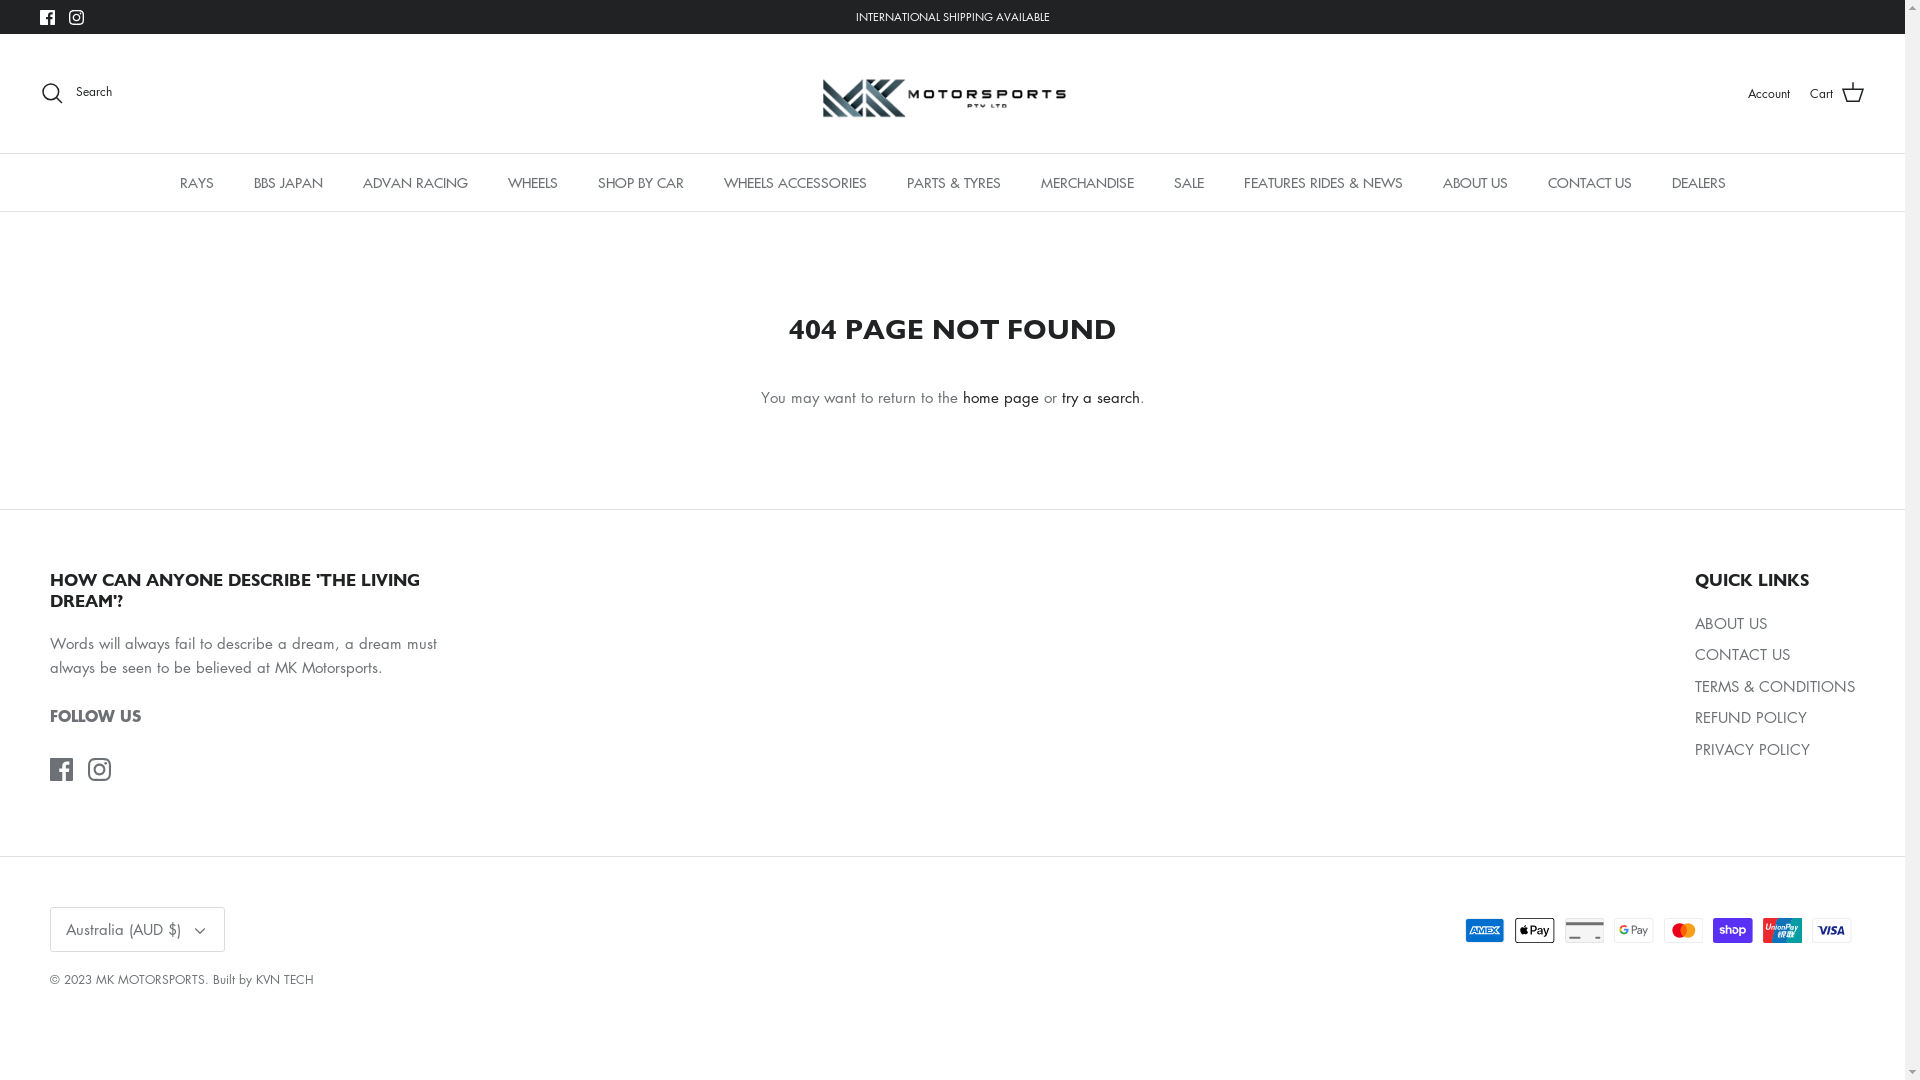 This screenshot has width=1920, height=1080. Describe the element at coordinates (1099, 397) in the screenshot. I see `'try a search'` at that location.